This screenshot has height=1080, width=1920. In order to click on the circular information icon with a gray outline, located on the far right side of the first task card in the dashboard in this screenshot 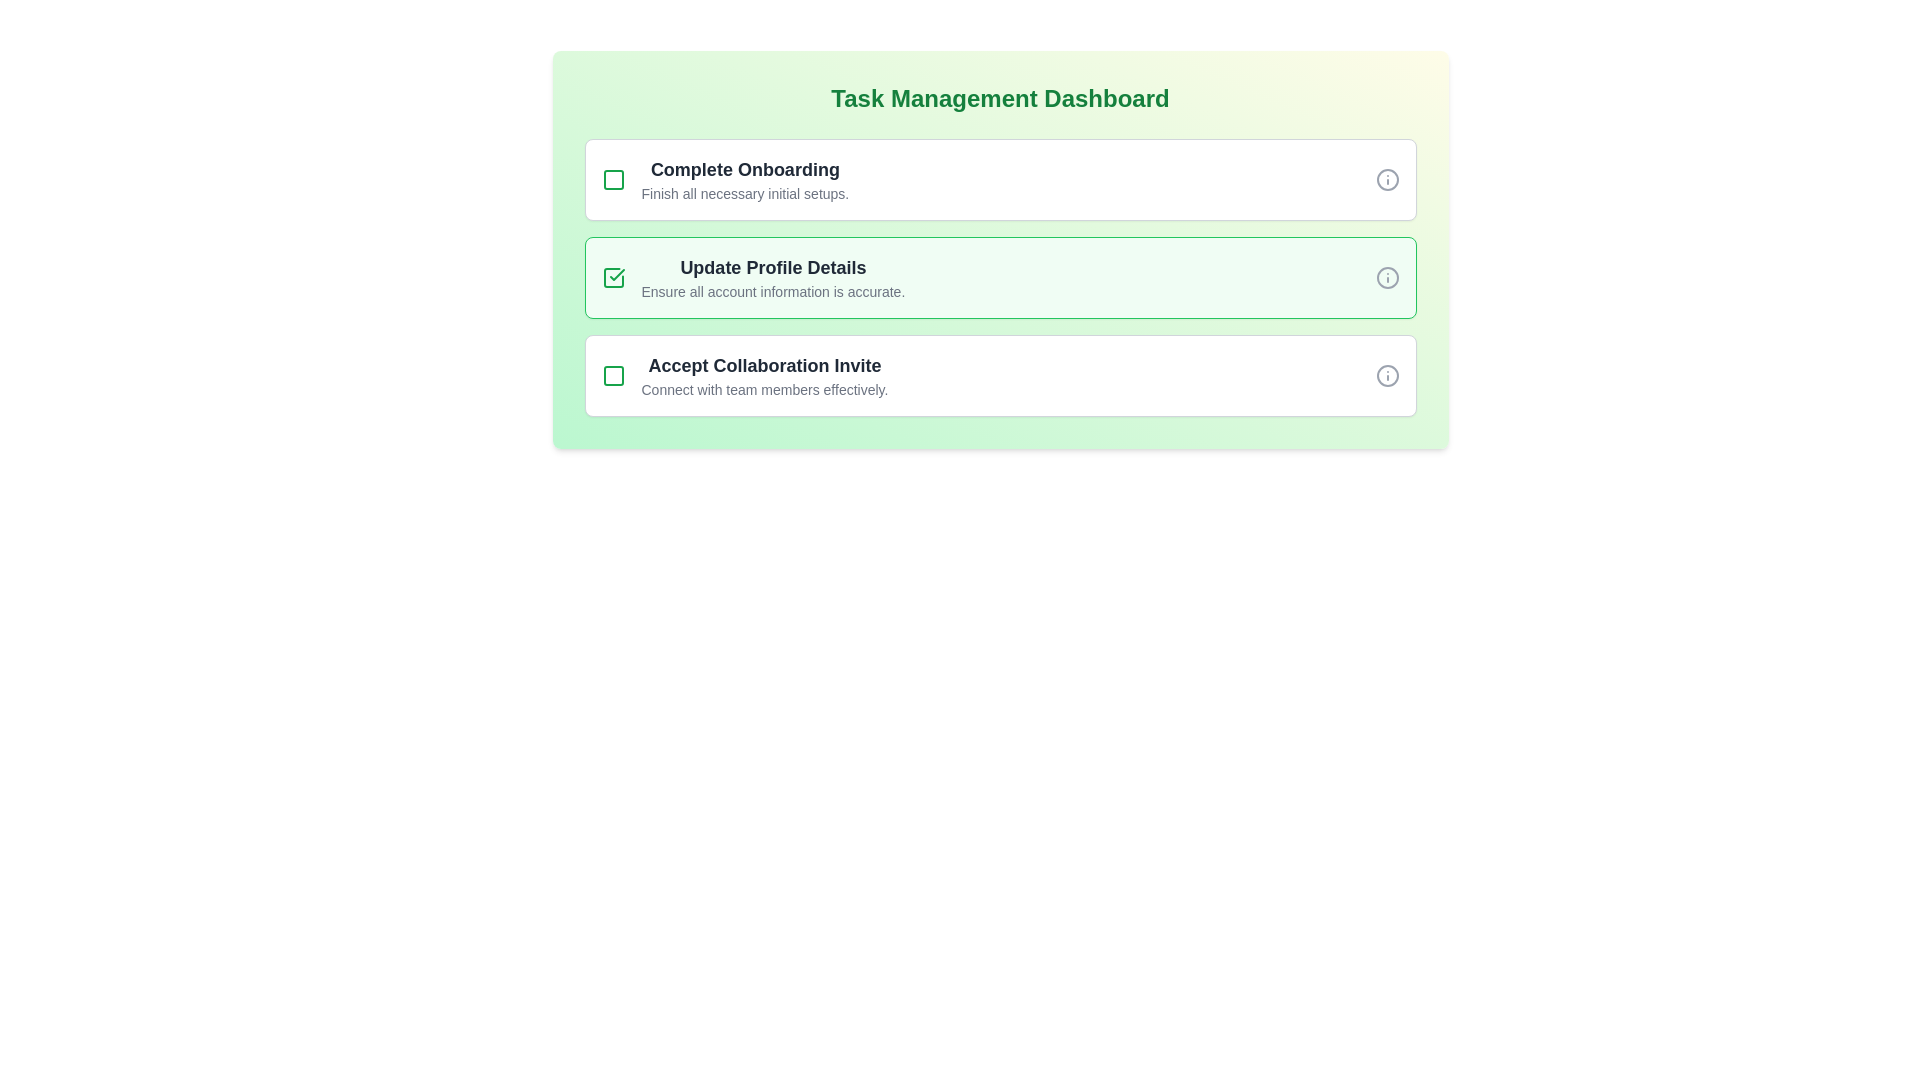, I will do `click(1386, 180)`.